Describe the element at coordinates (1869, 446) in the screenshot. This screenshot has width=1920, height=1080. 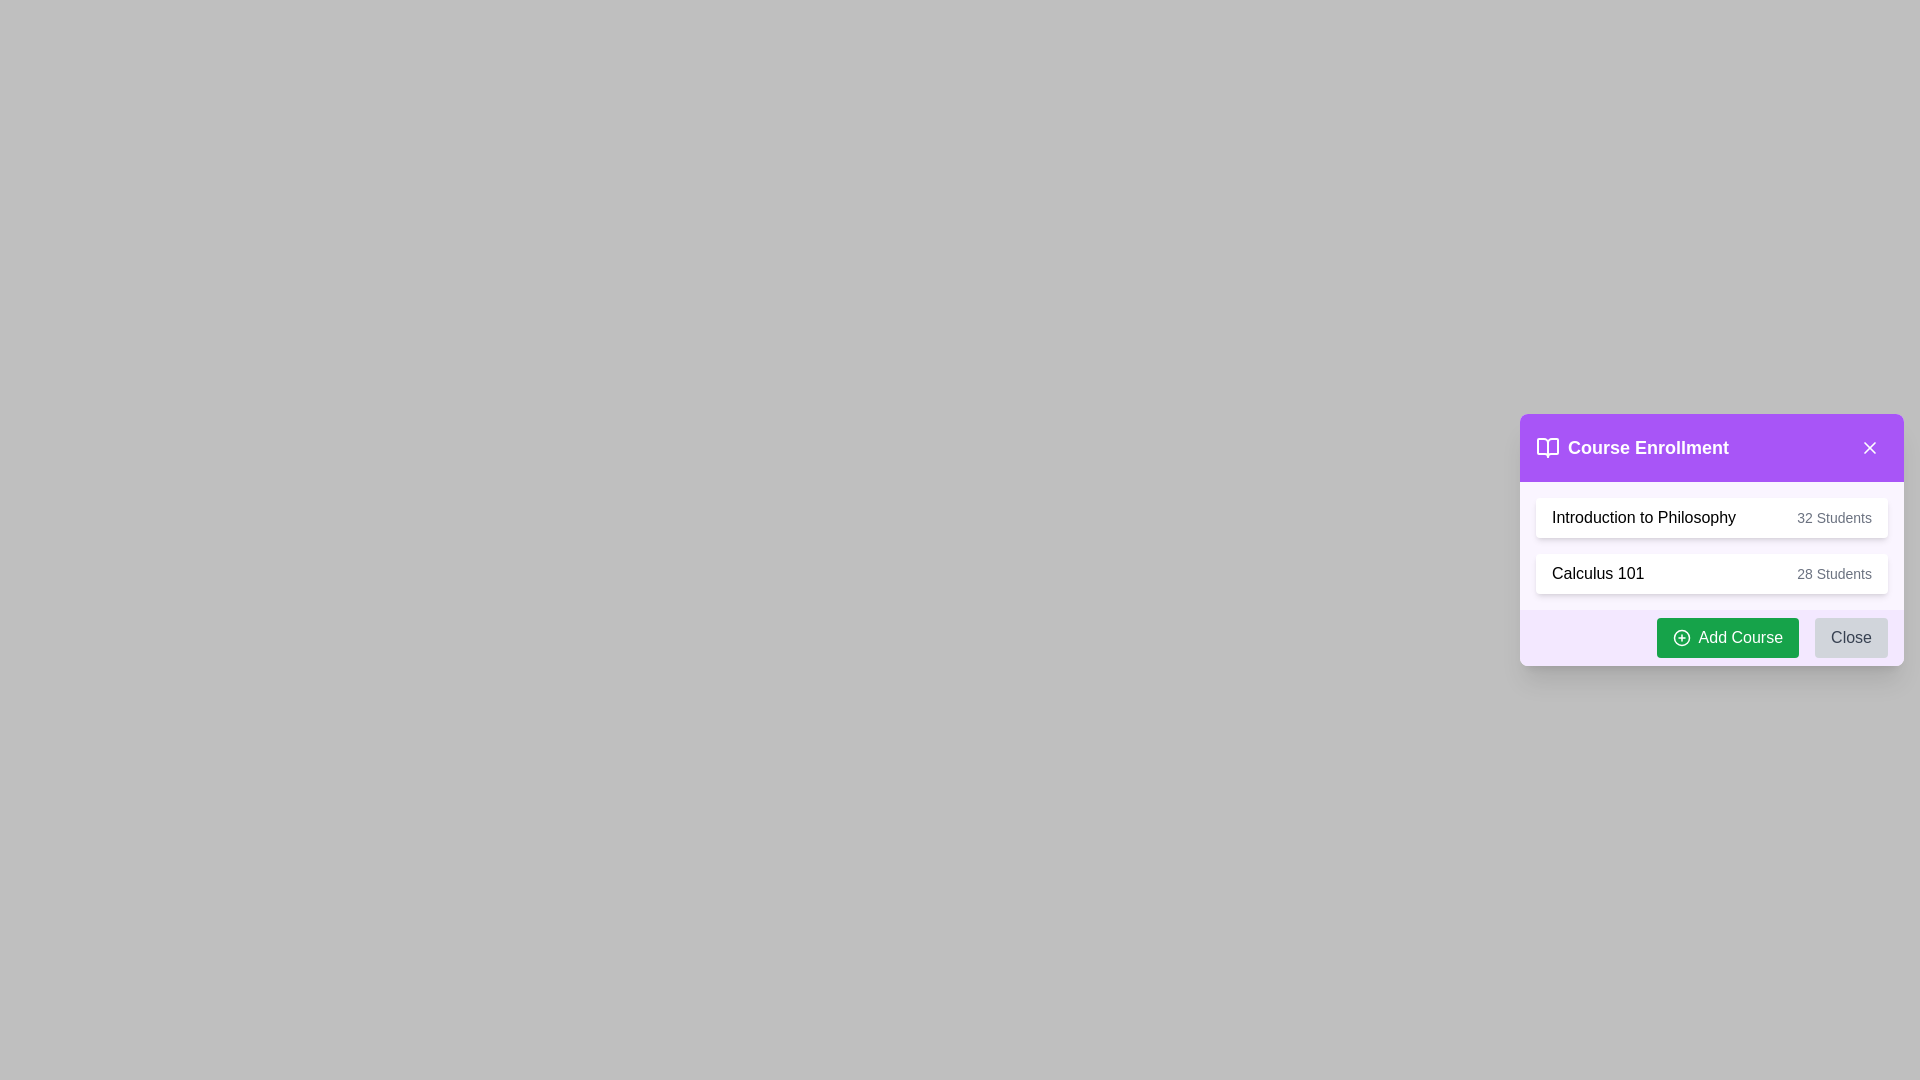
I see `the upper-right part of the 'X' close button in the purple header section of the 'Course Enrollment' card for potential visual feedback` at that location.